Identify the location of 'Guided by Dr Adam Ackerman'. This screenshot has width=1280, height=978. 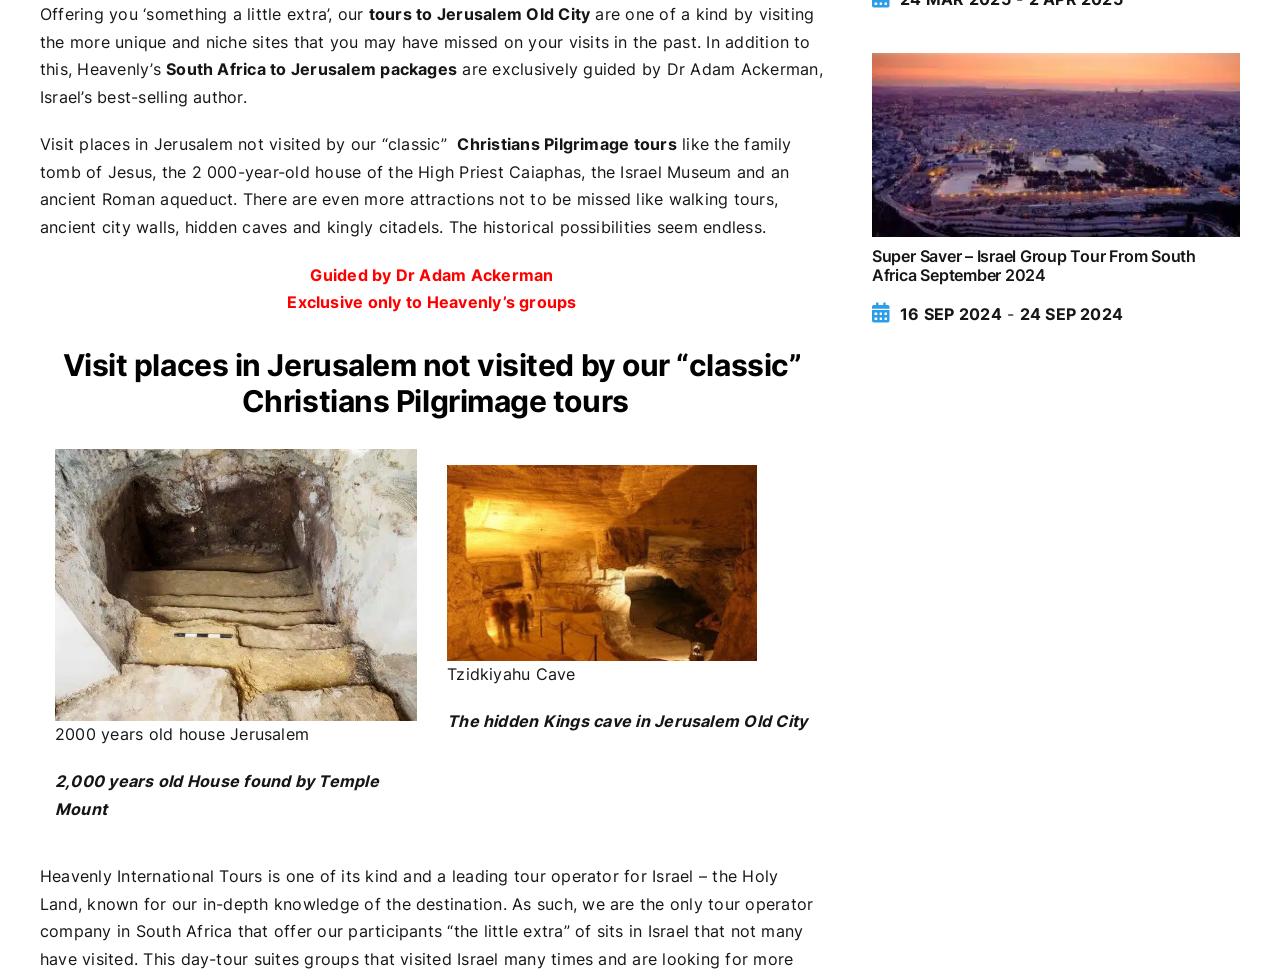
(430, 273).